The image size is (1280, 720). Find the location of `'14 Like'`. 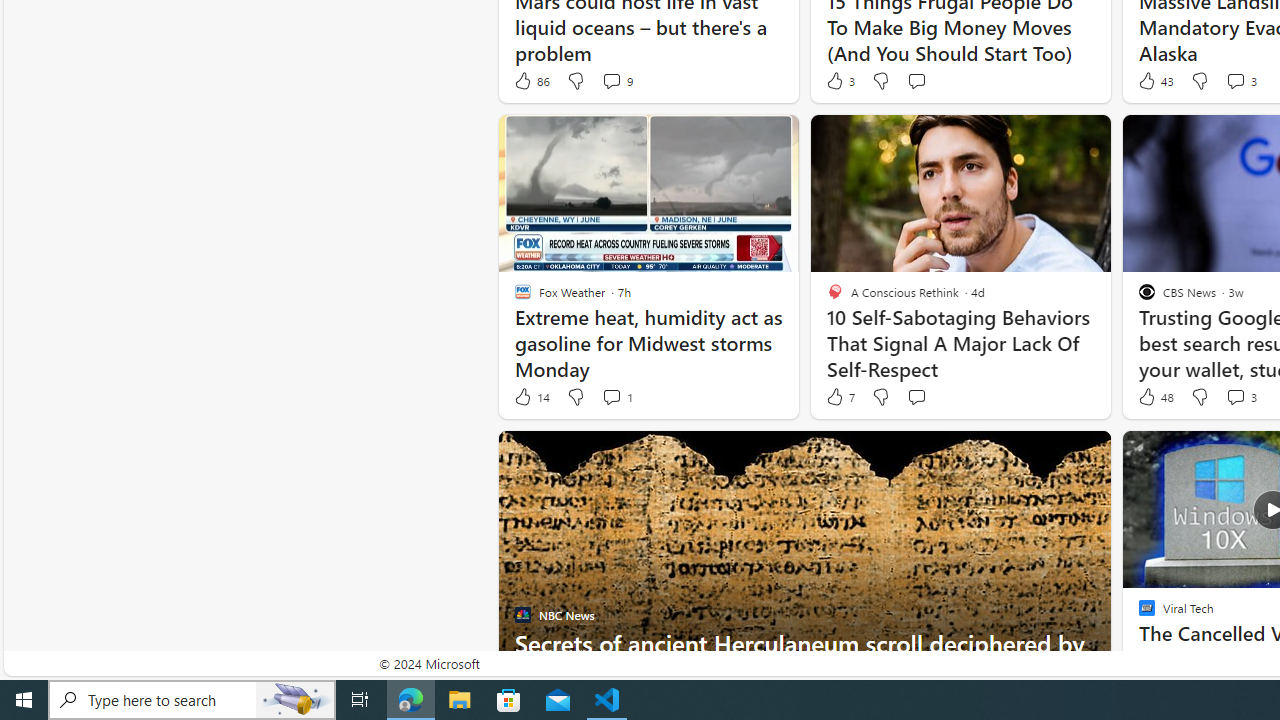

'14 Like' is located at coordinates (531, 397).